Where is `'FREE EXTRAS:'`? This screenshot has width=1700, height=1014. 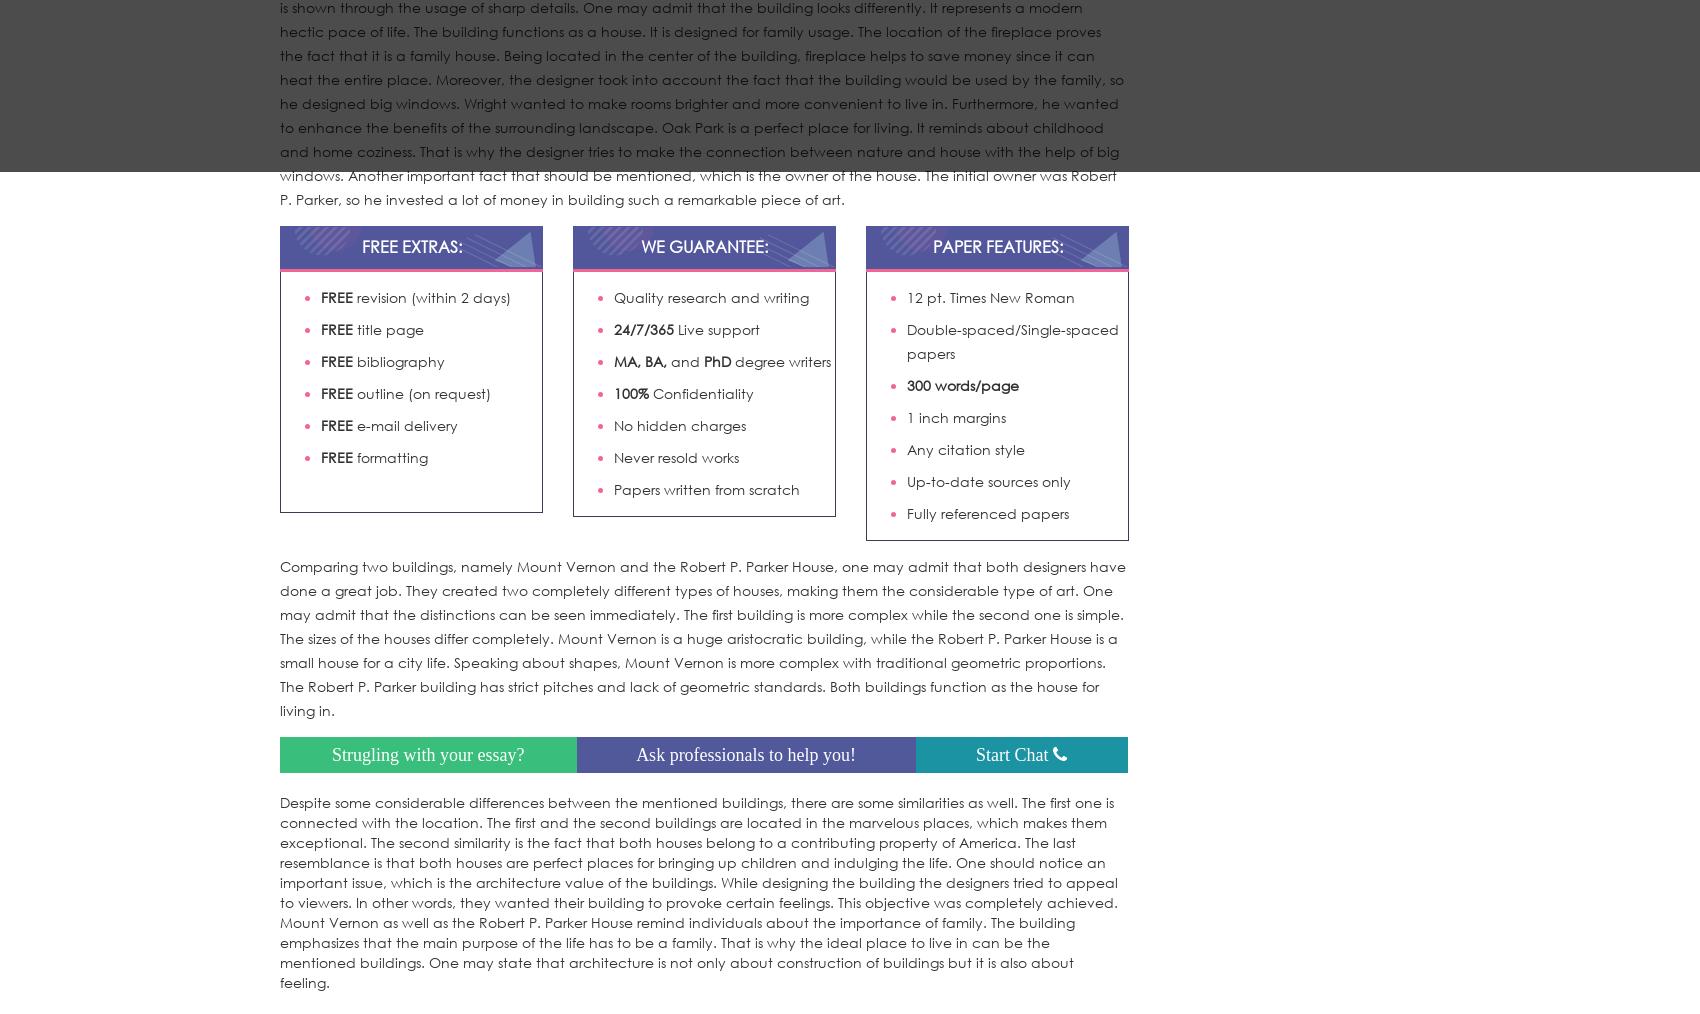
'FREE EXTRAS:' is located at coordinates (410, 246).